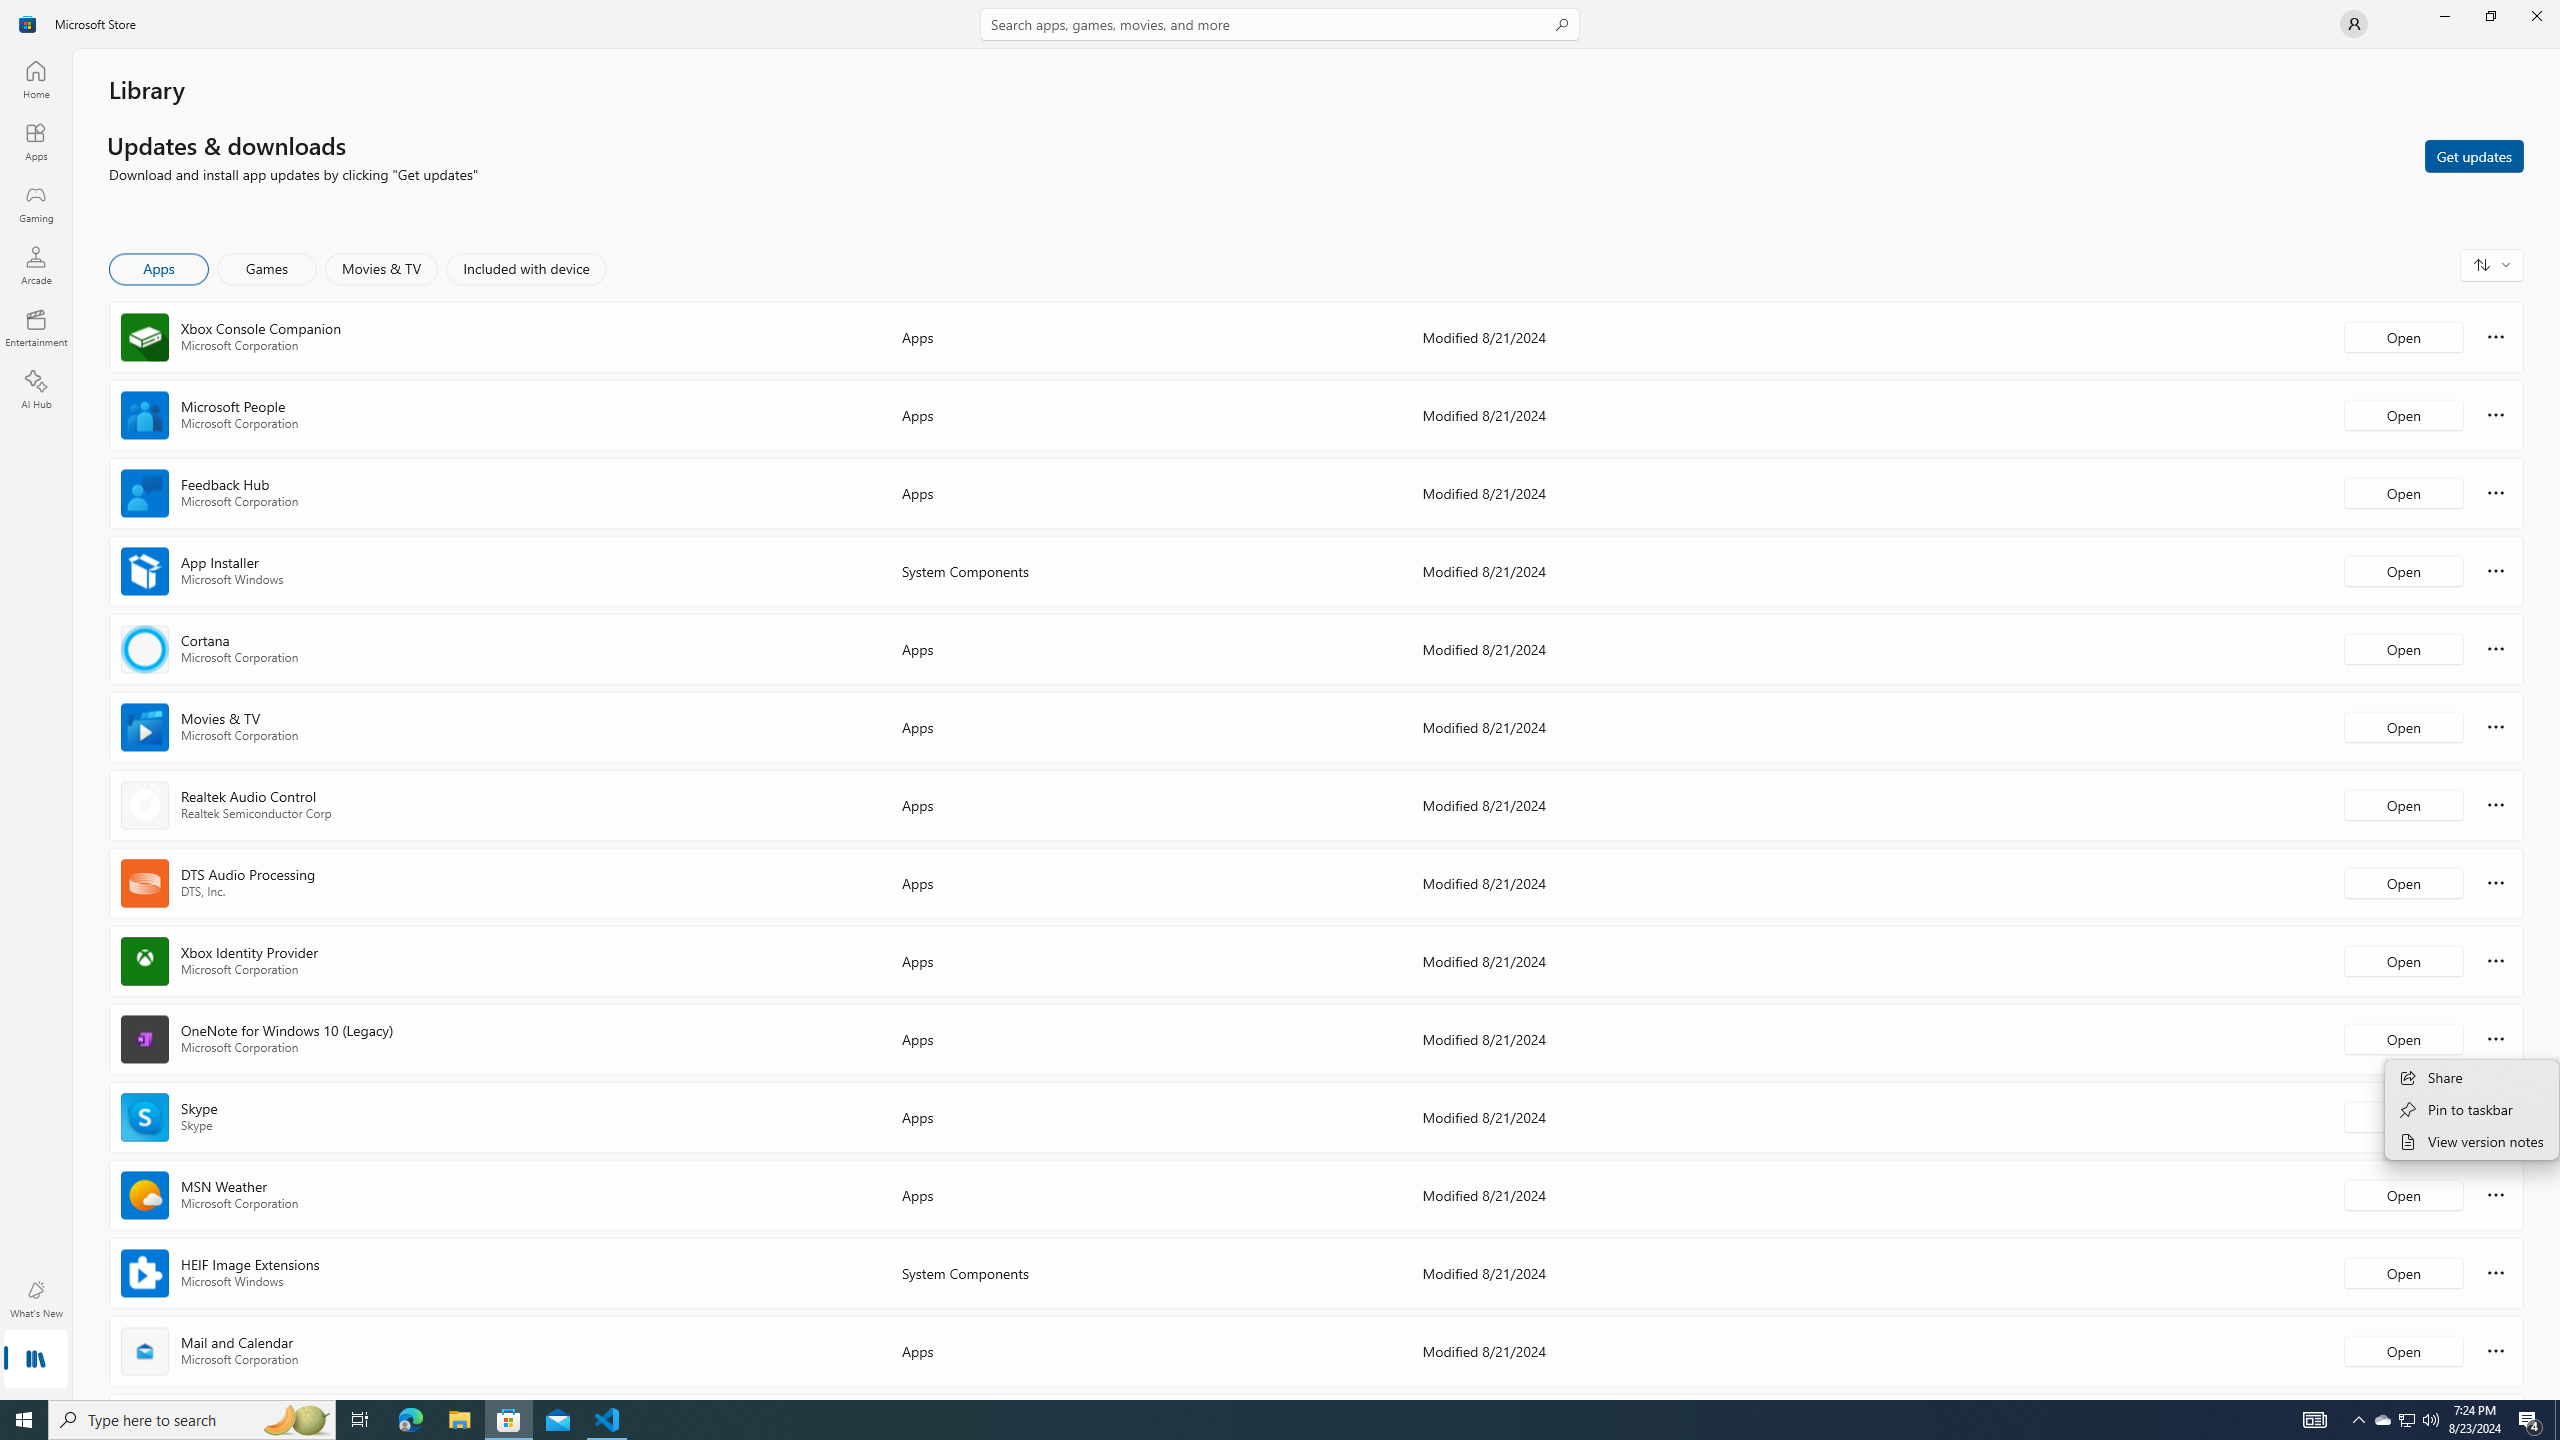 This screenshot has height=1440, width=2560. Describe the element at coordinates (28, 22) in the screenshot. I see `'Class: Image'` at that location.